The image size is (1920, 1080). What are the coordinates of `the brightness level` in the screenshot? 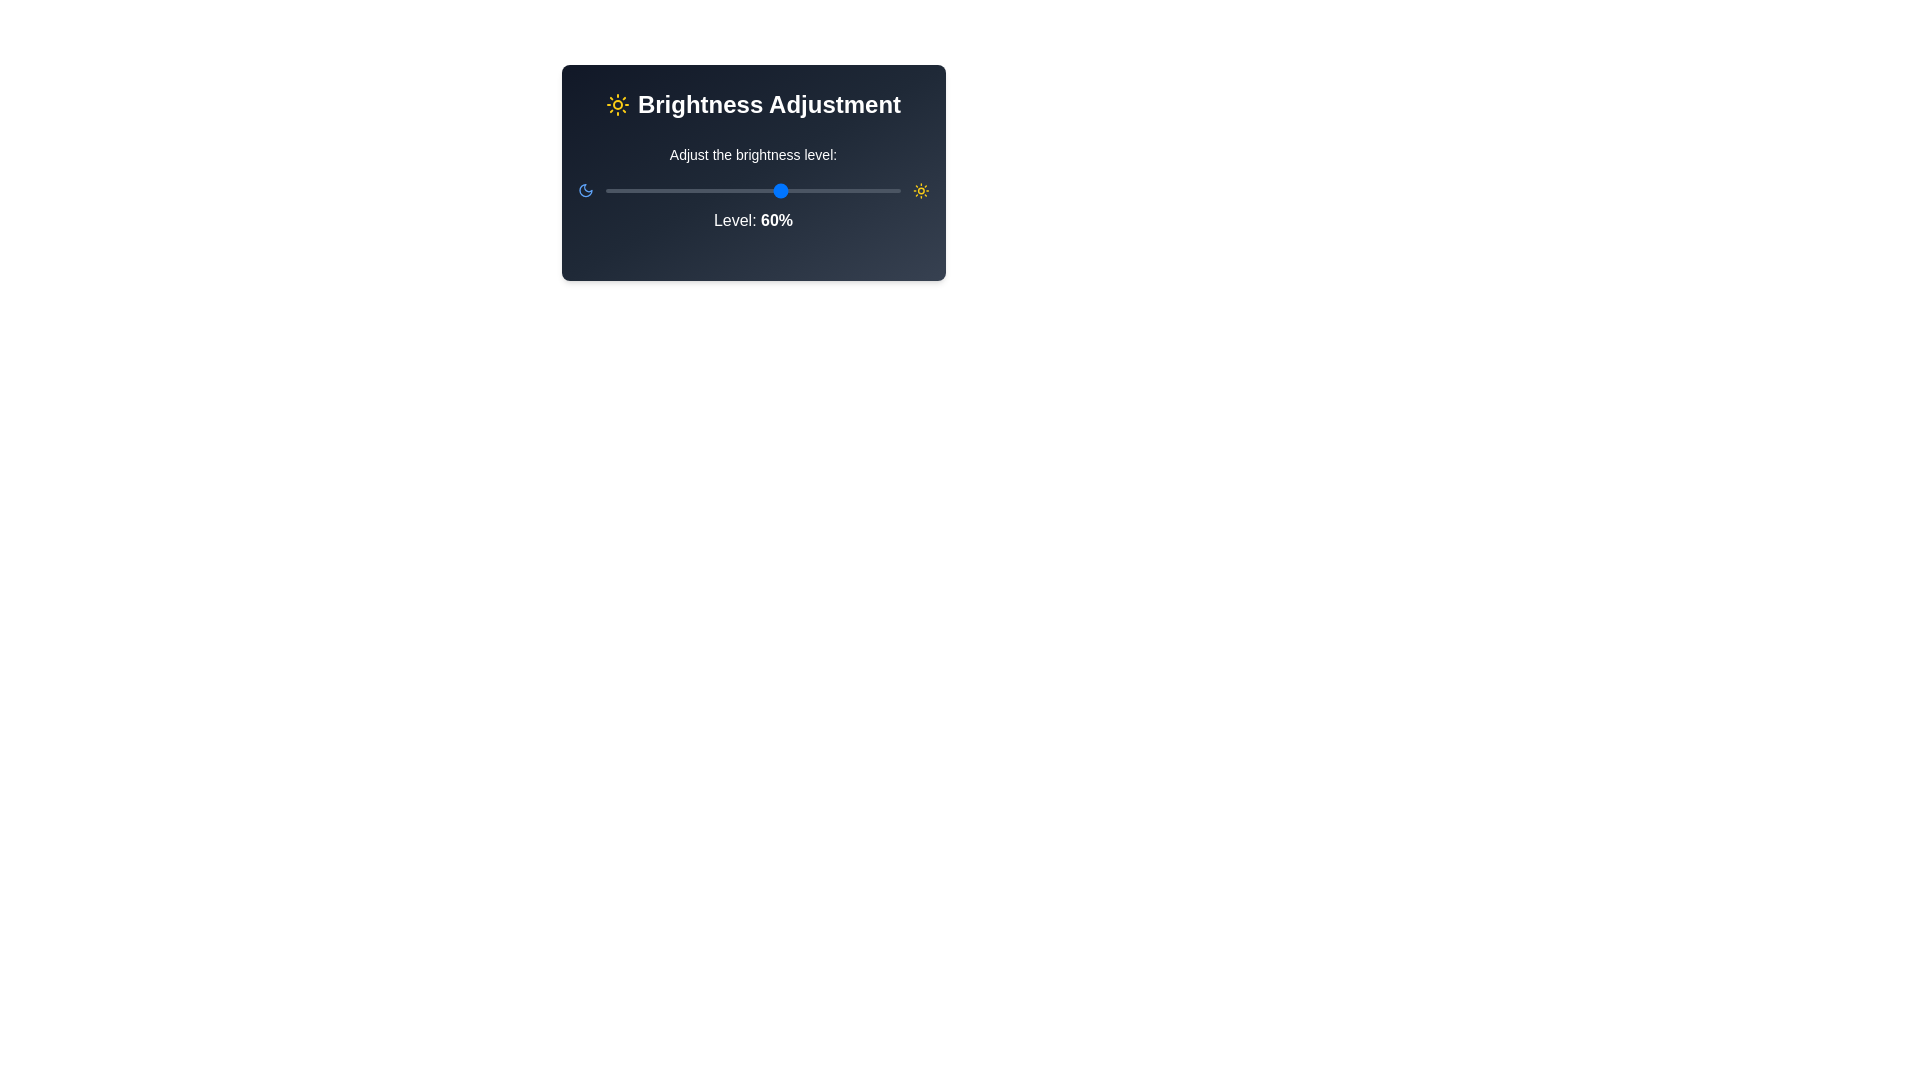 It's located at (793, 191).